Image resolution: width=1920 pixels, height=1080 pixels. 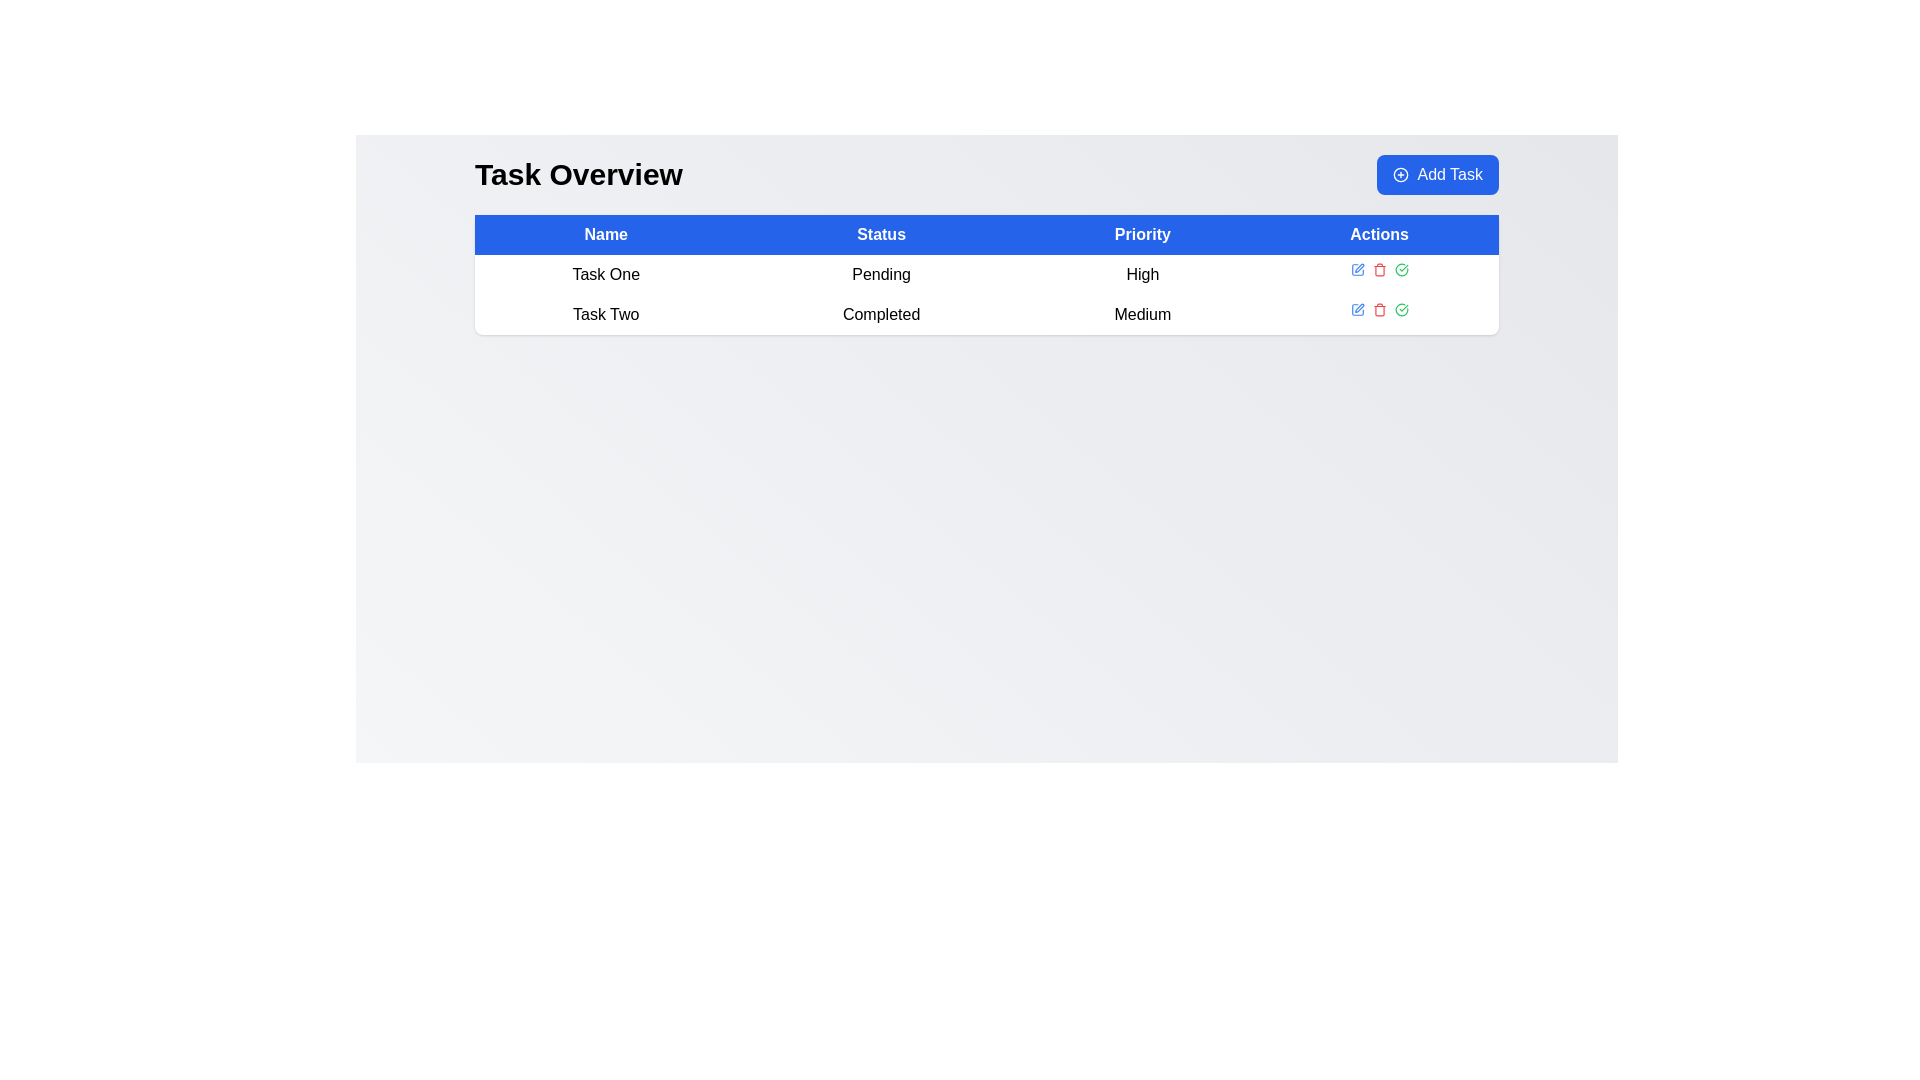 What do you see at coordinates (577, 173) in the screenshot?
I see `the 'Task Overview' text label, which is a prominent header in bold font located at the top-left section of the interface` at bounding box center [577, 173].